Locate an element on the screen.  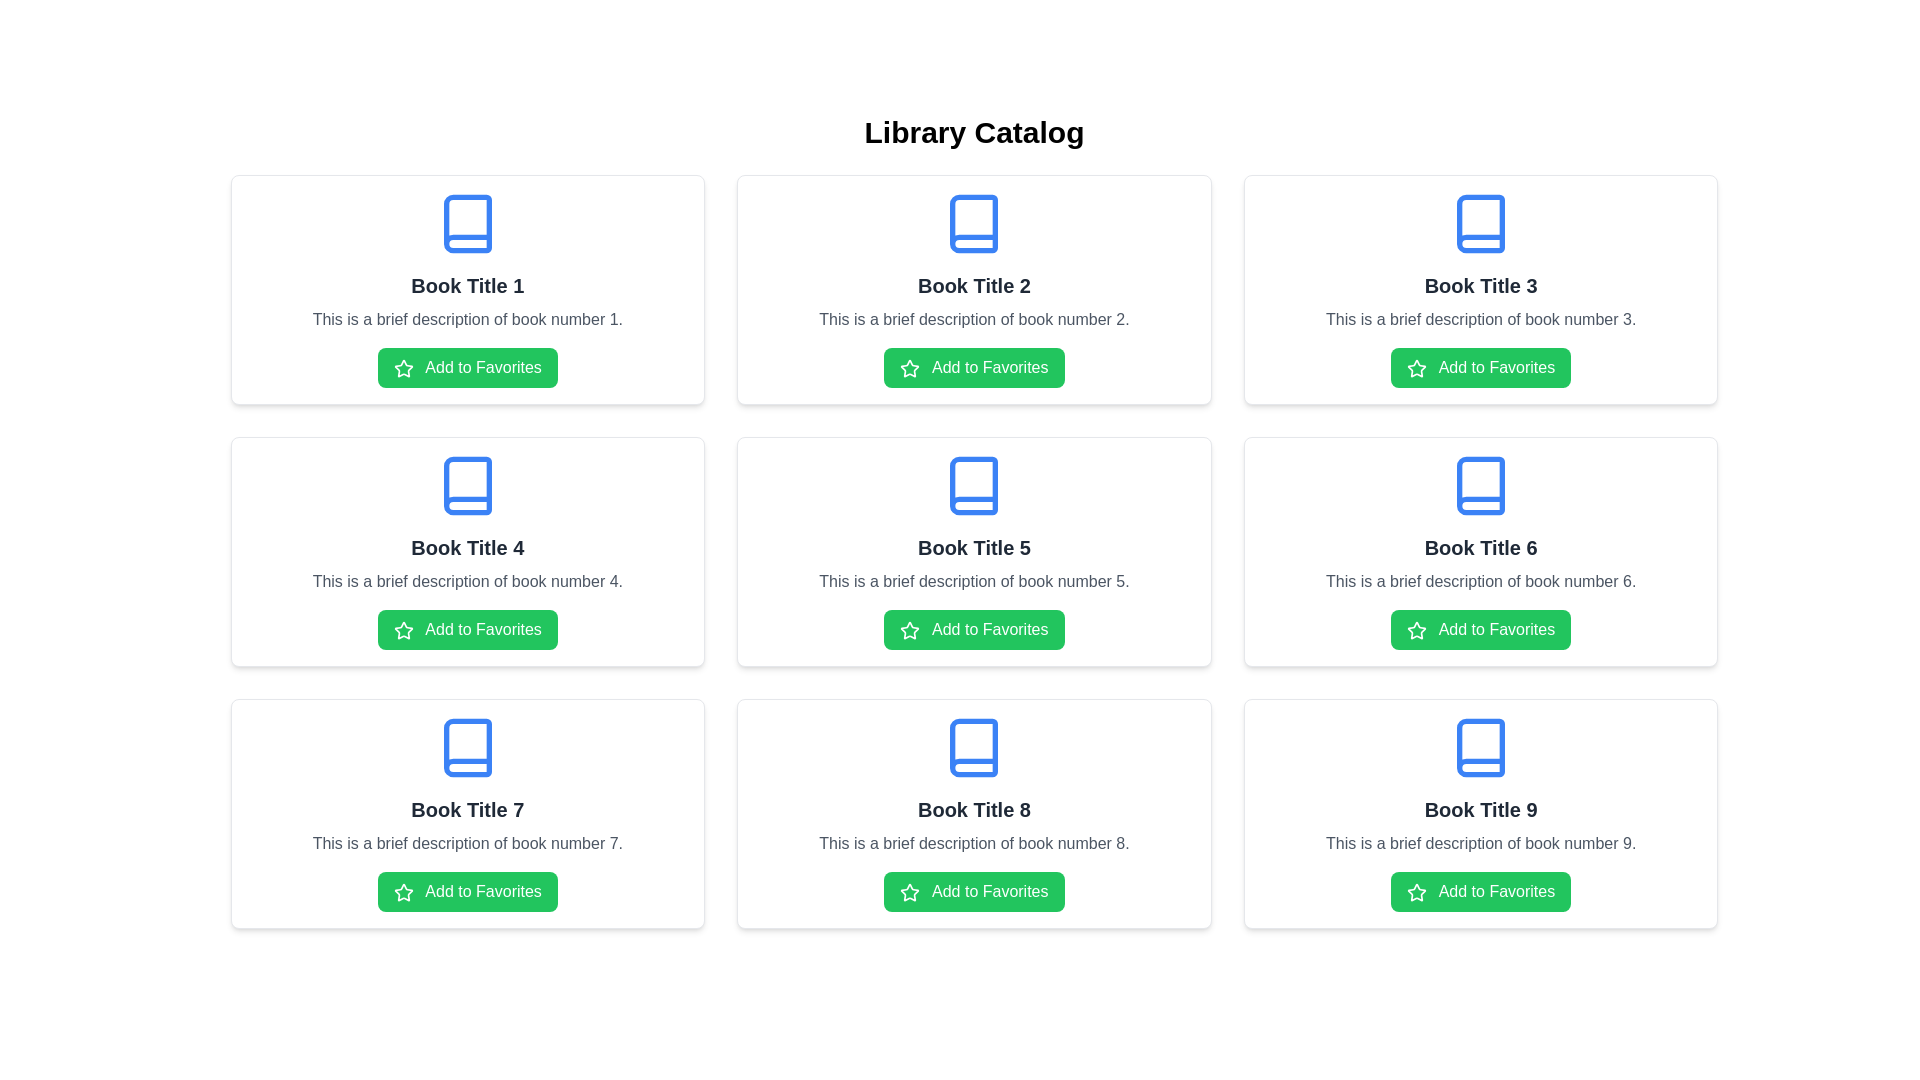
the blue book icon located at the top of the card labeled 'Book Title 6' is located at coordinates (1481, 486).